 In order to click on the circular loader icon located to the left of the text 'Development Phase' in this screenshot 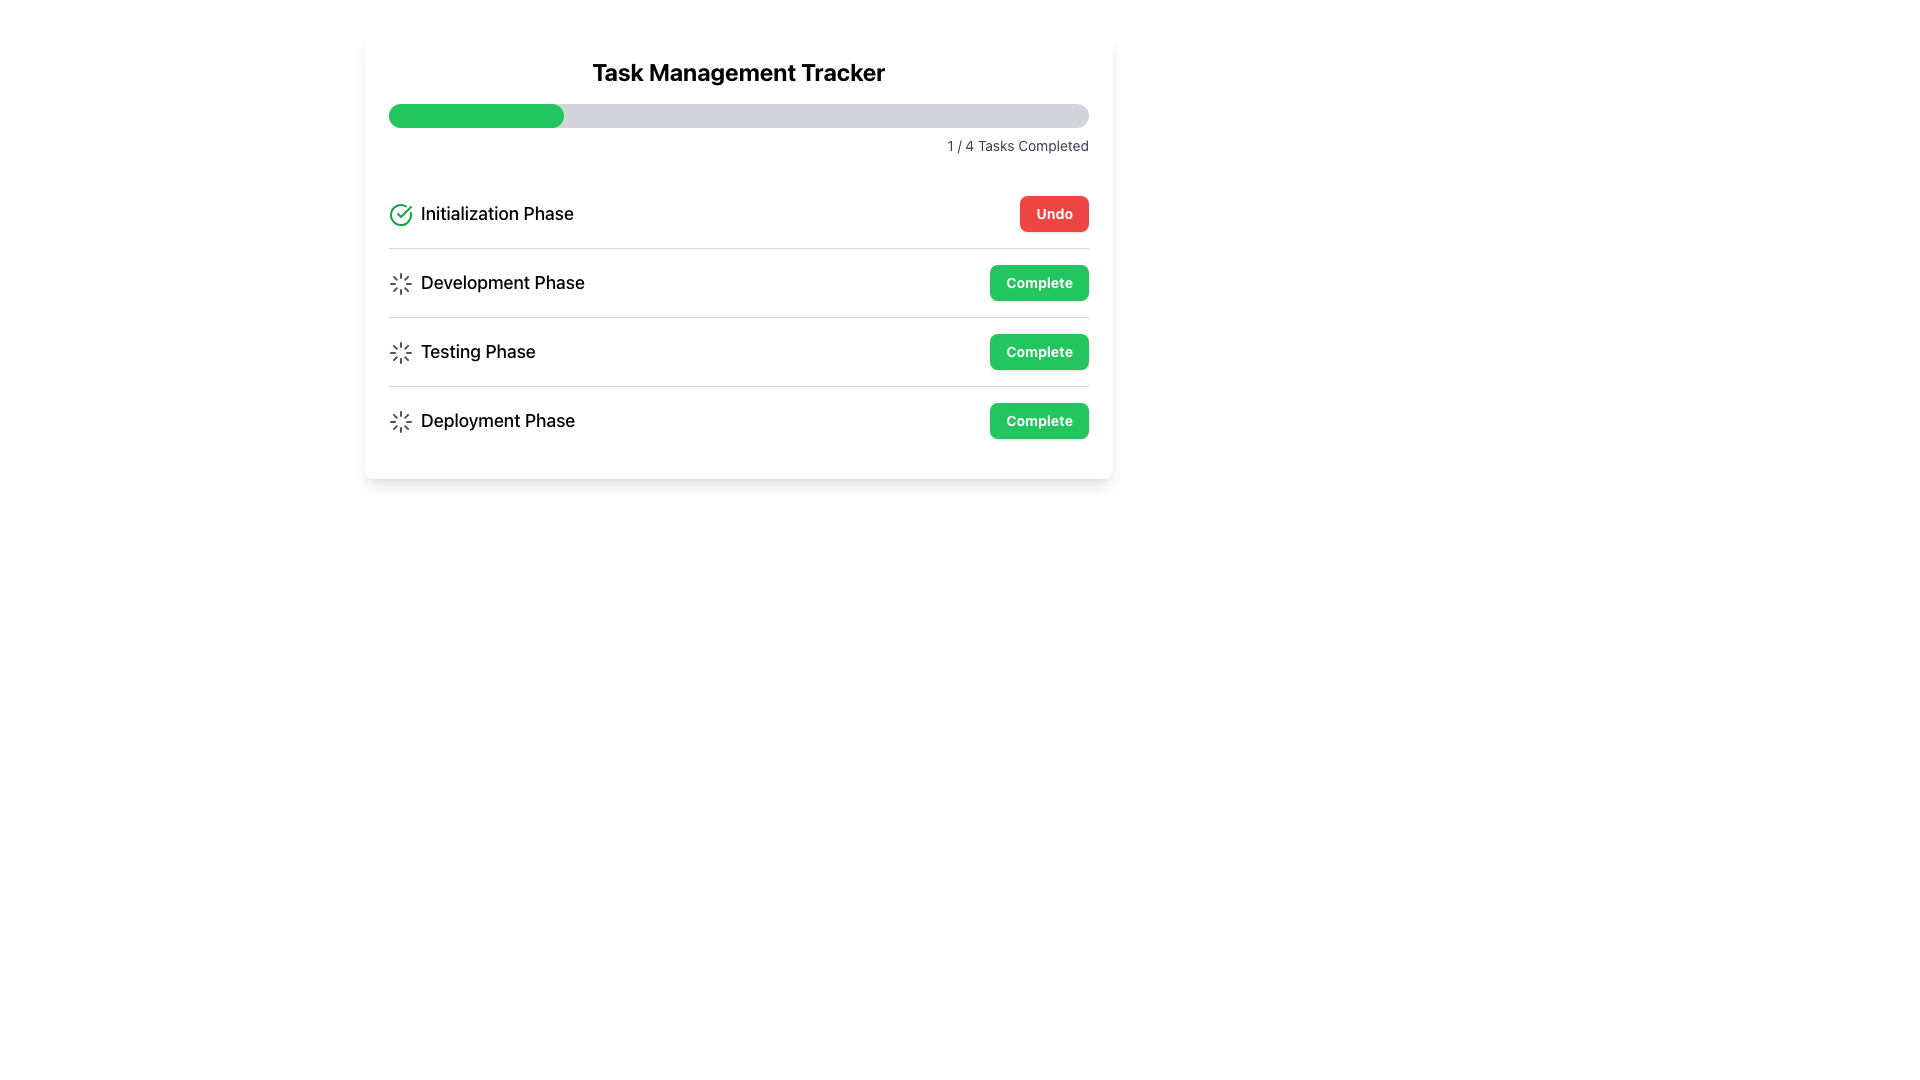, I will do `click(400, 284)`.